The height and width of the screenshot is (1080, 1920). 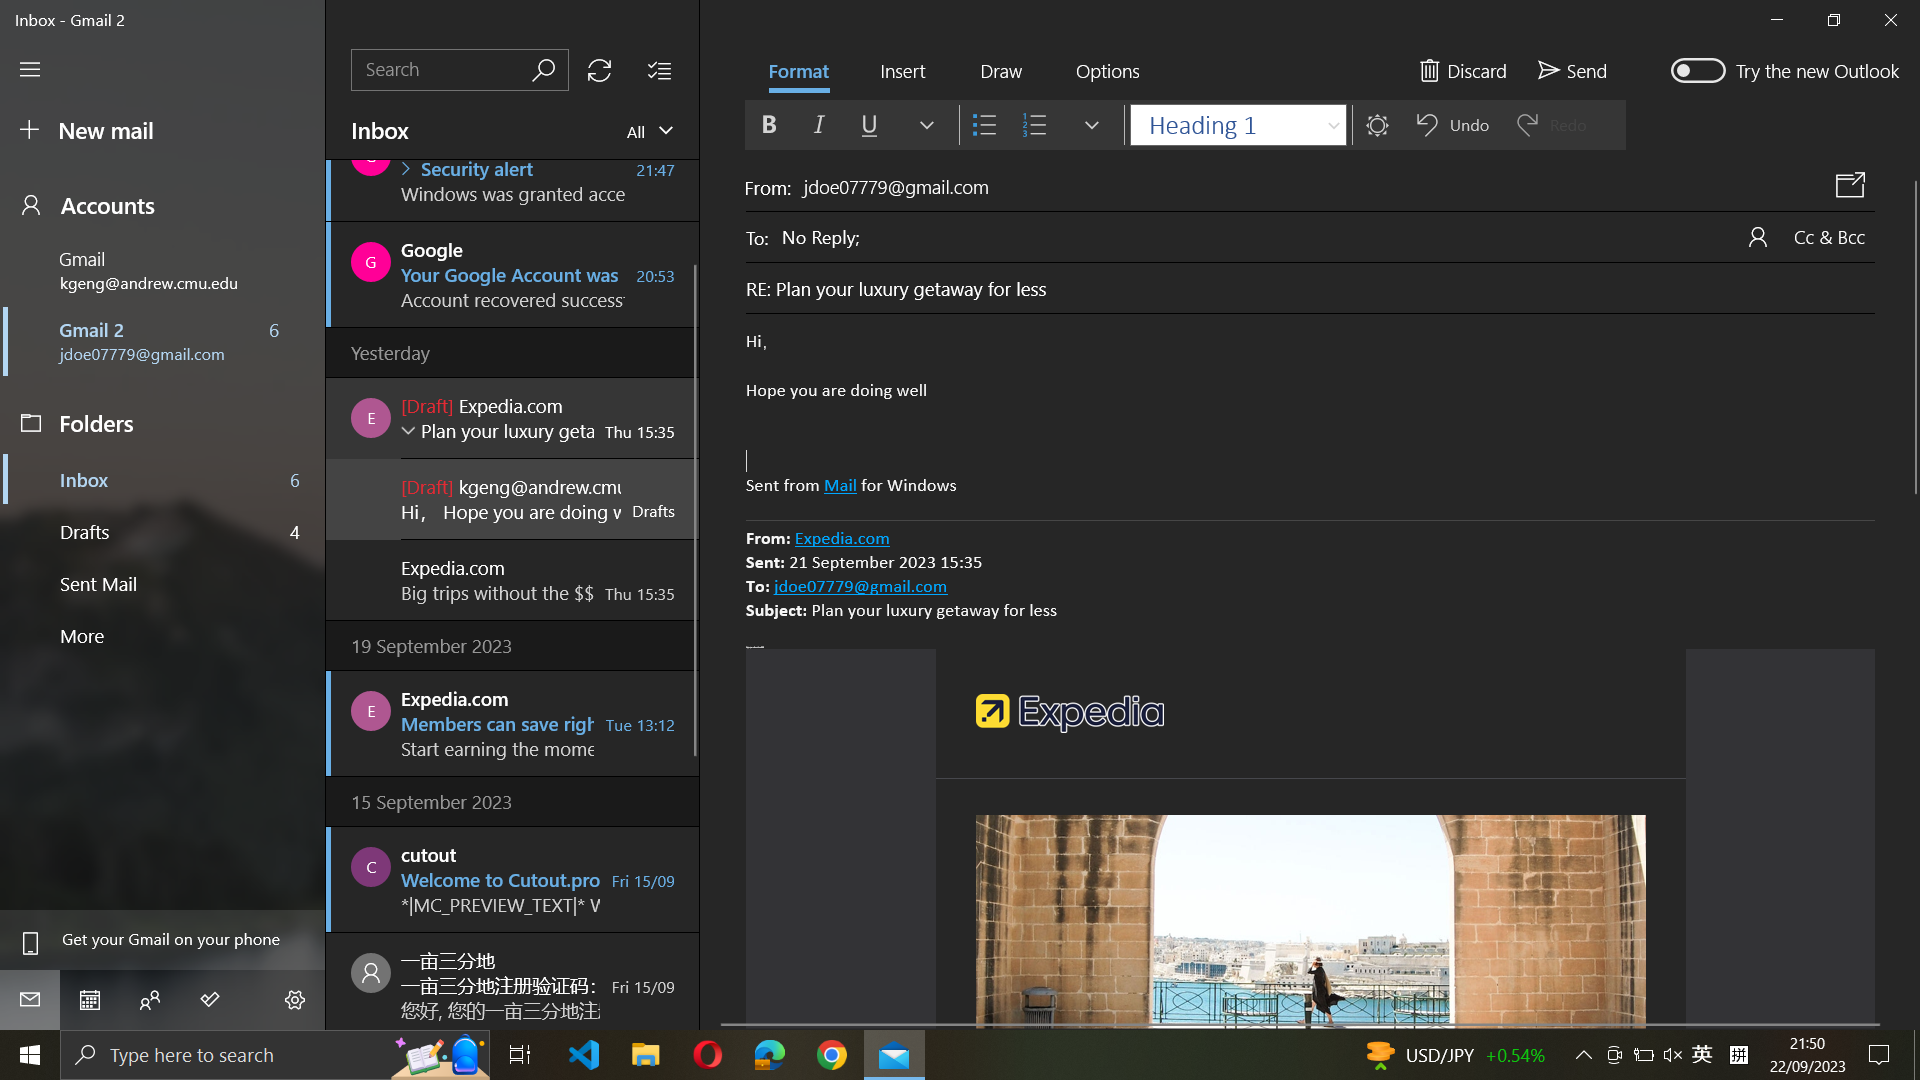 What do you see at coordinates (1310, 414) in the screenshot?
I see `Perform an undo operation in the last modified mail body` at bounding box center [1310, 414].